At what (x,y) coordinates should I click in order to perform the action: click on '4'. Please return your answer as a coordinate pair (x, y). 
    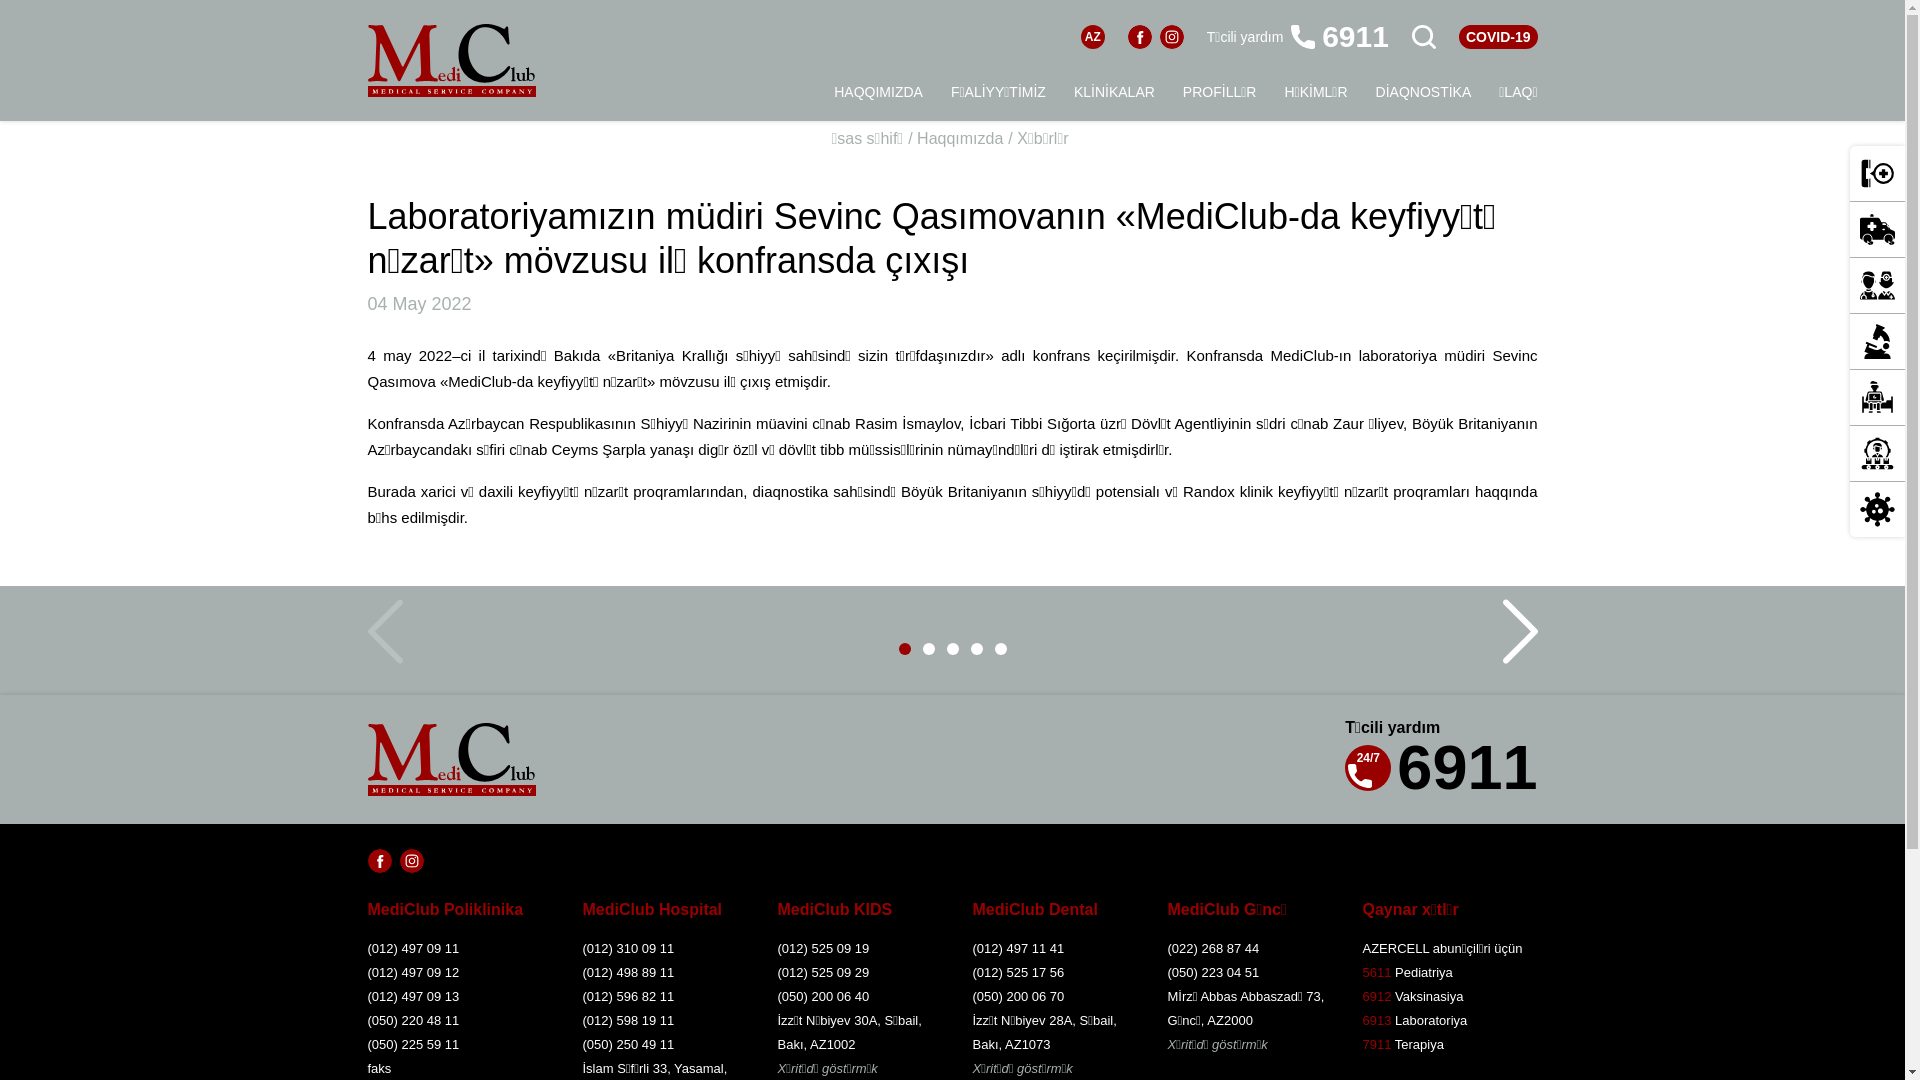
    Looking at the image, I should click on (969, 648).